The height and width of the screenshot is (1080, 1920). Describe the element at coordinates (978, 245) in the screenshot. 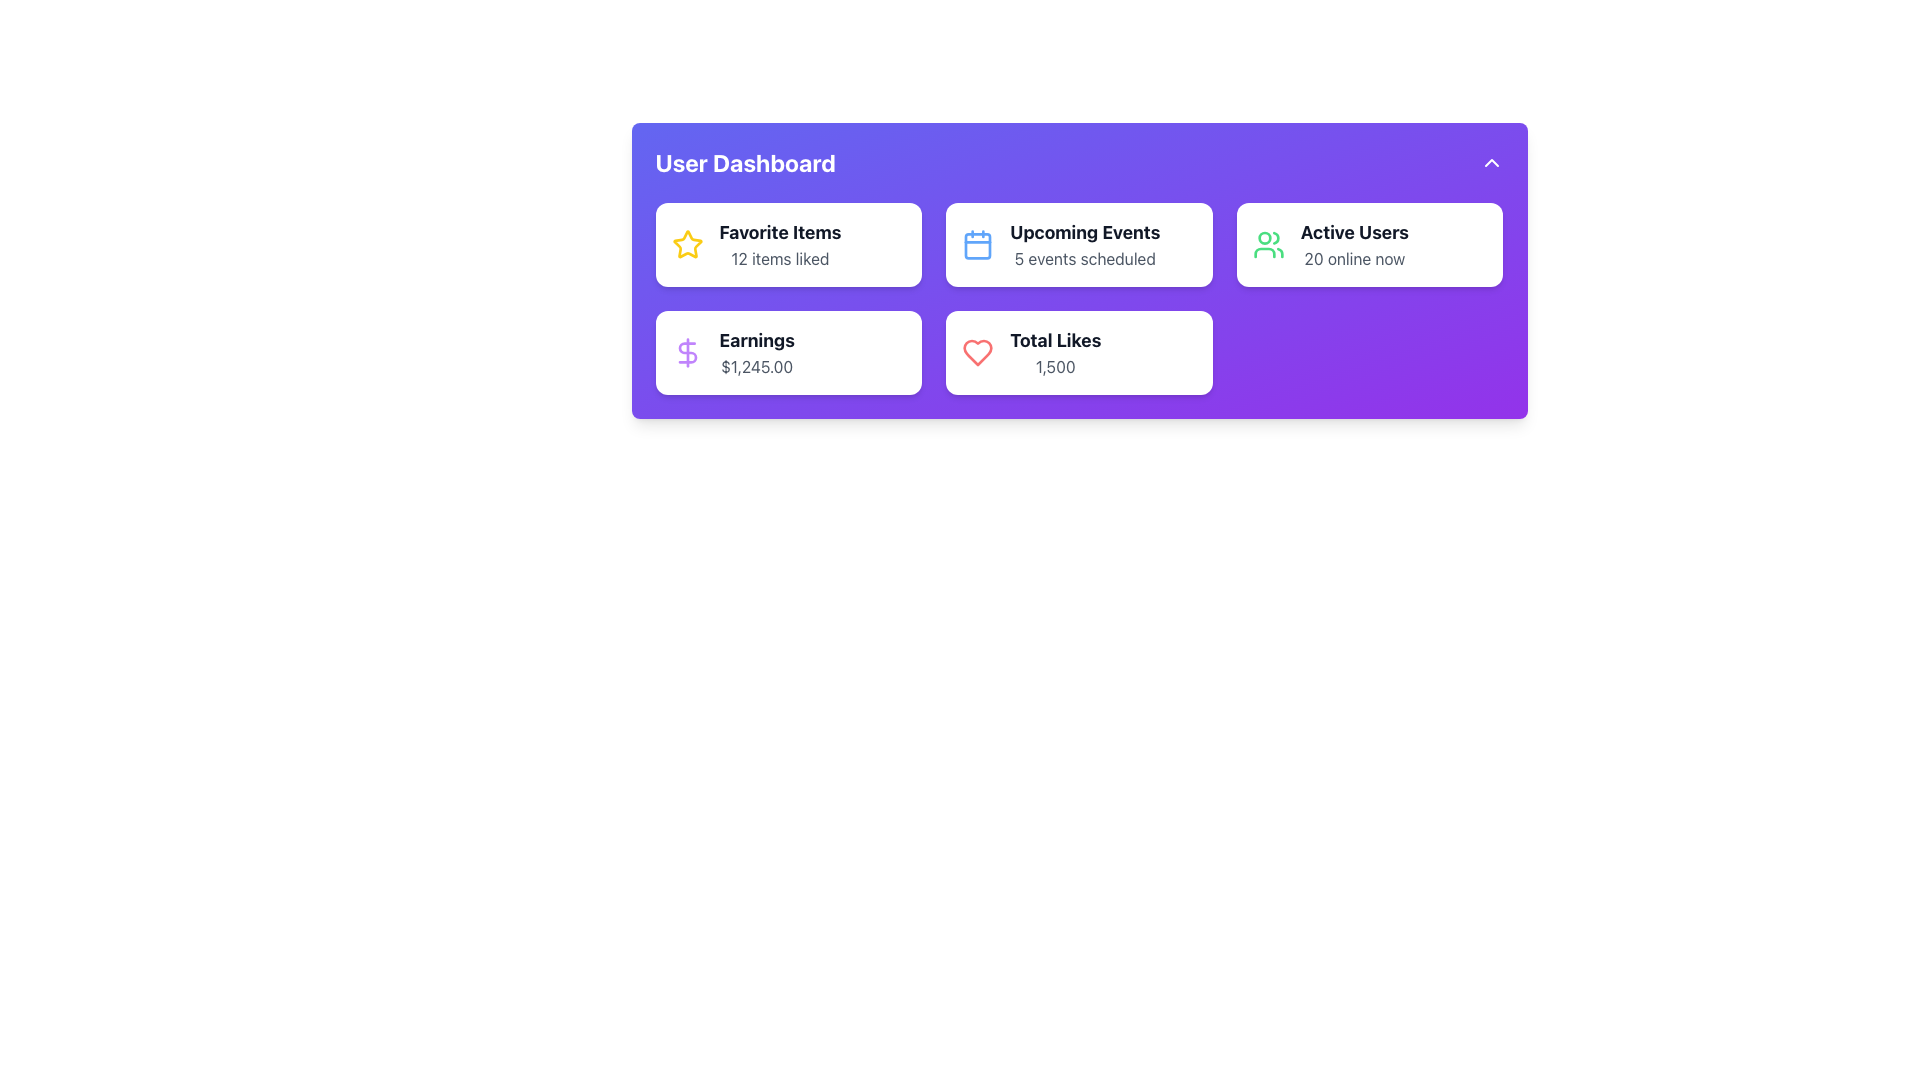

I see `the small rectangular shape within the blue calendar icon located in the 'Upcoming Events' section of the dashboard` at that location.